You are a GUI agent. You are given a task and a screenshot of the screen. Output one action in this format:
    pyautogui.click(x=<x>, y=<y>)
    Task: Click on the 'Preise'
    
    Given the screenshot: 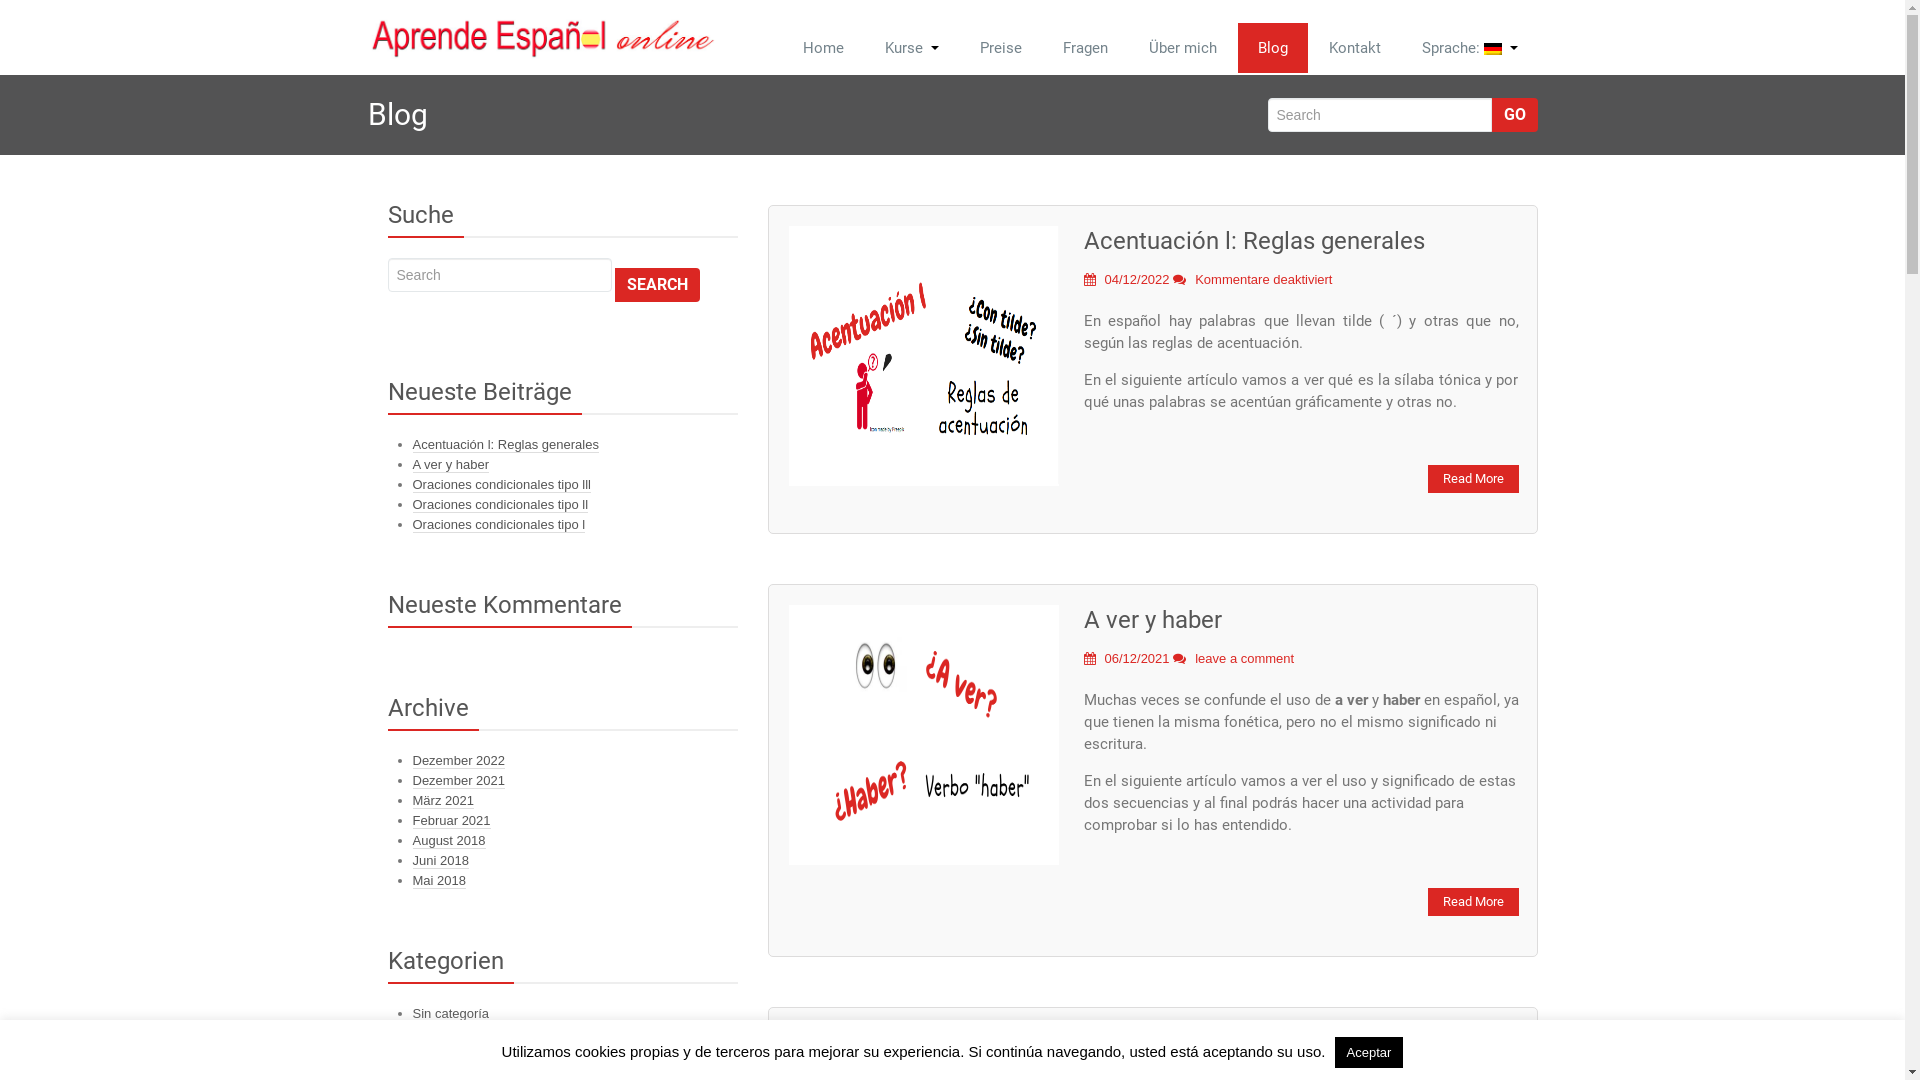 What is the action you would take?
    pyautogui.click(x=1001, y=46)
    